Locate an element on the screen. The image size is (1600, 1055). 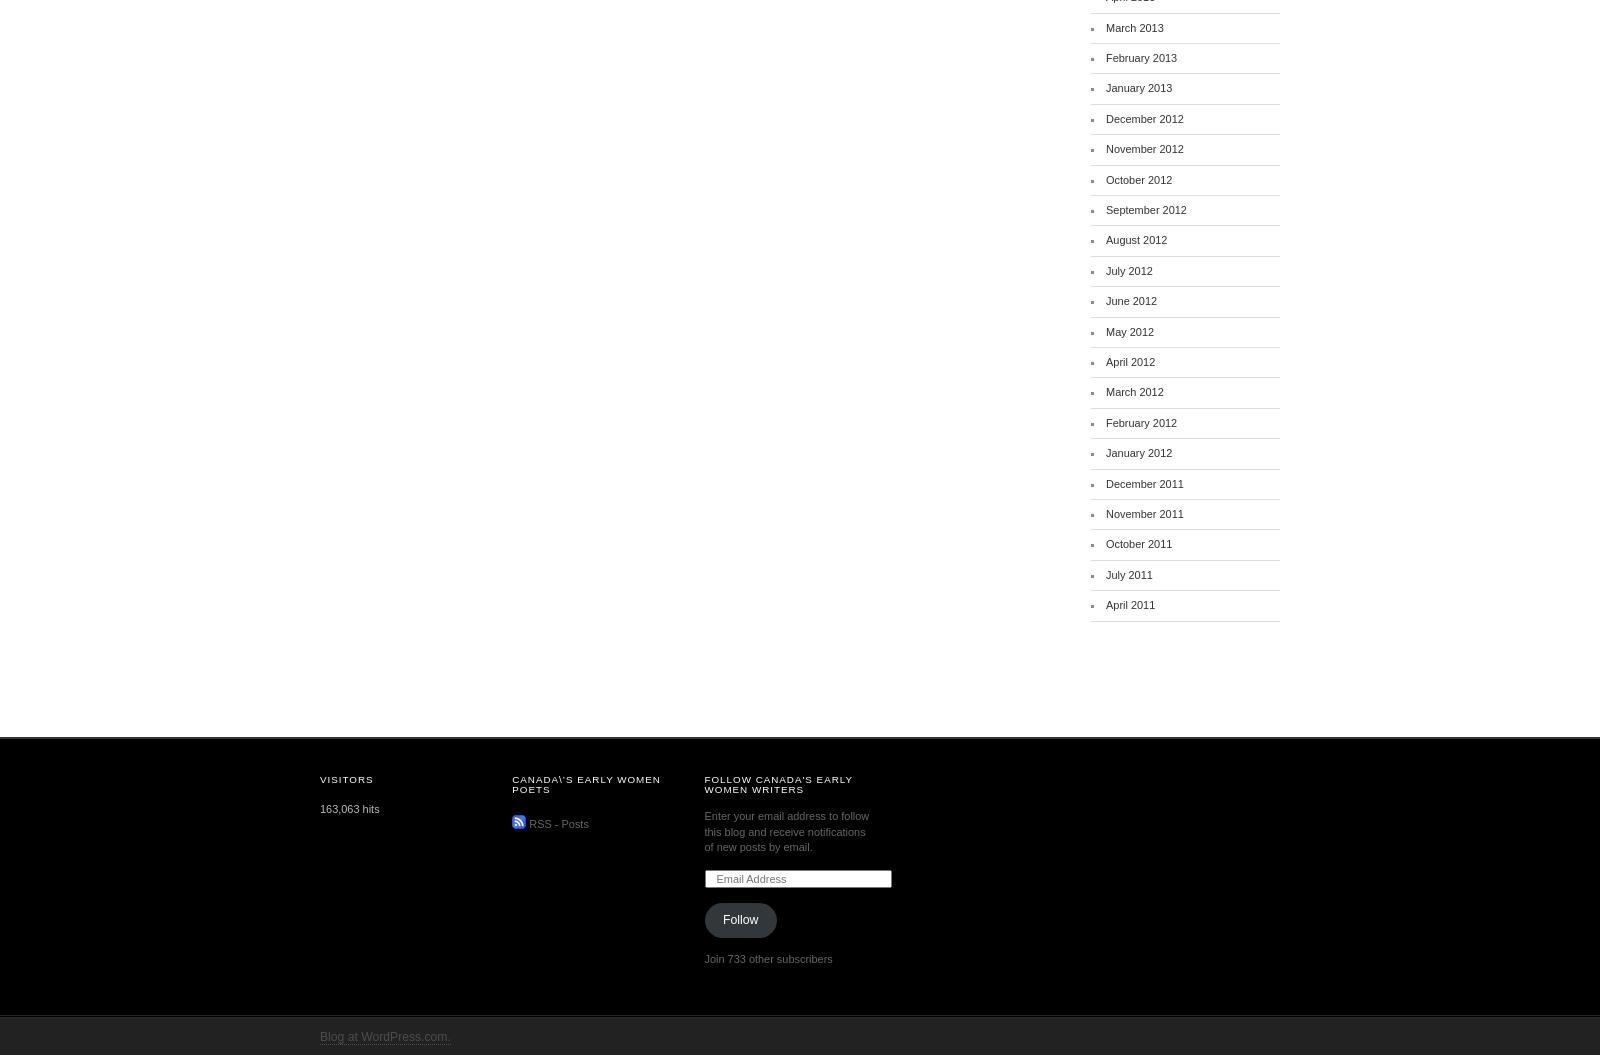
'July 2011' is located at coordinates (1128, 573).